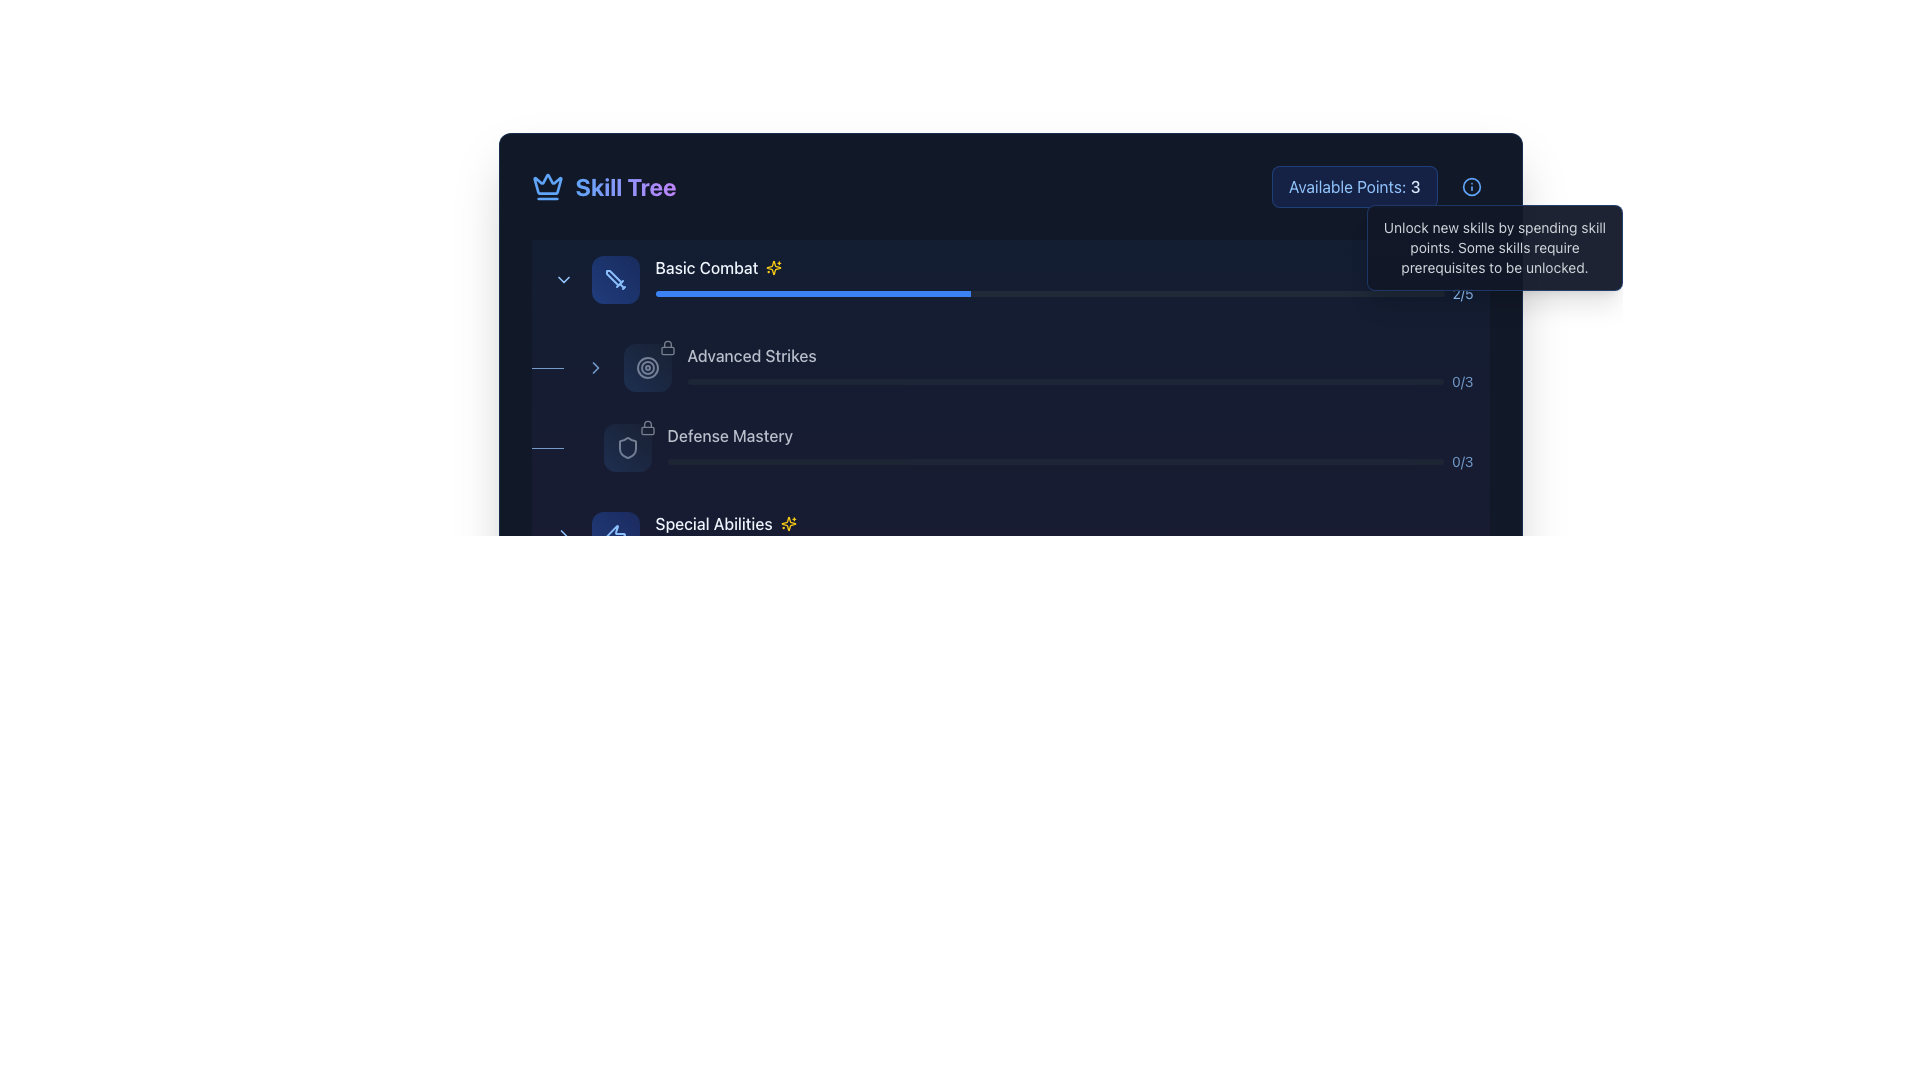  What do you see at coordinates (1054, 462) in the screenshot?
I see `the 'Defense Mastery' progress bar which visually represents the completion level of the skill, currently at 0 out of 3 points` at bounding box center [1054, 462].